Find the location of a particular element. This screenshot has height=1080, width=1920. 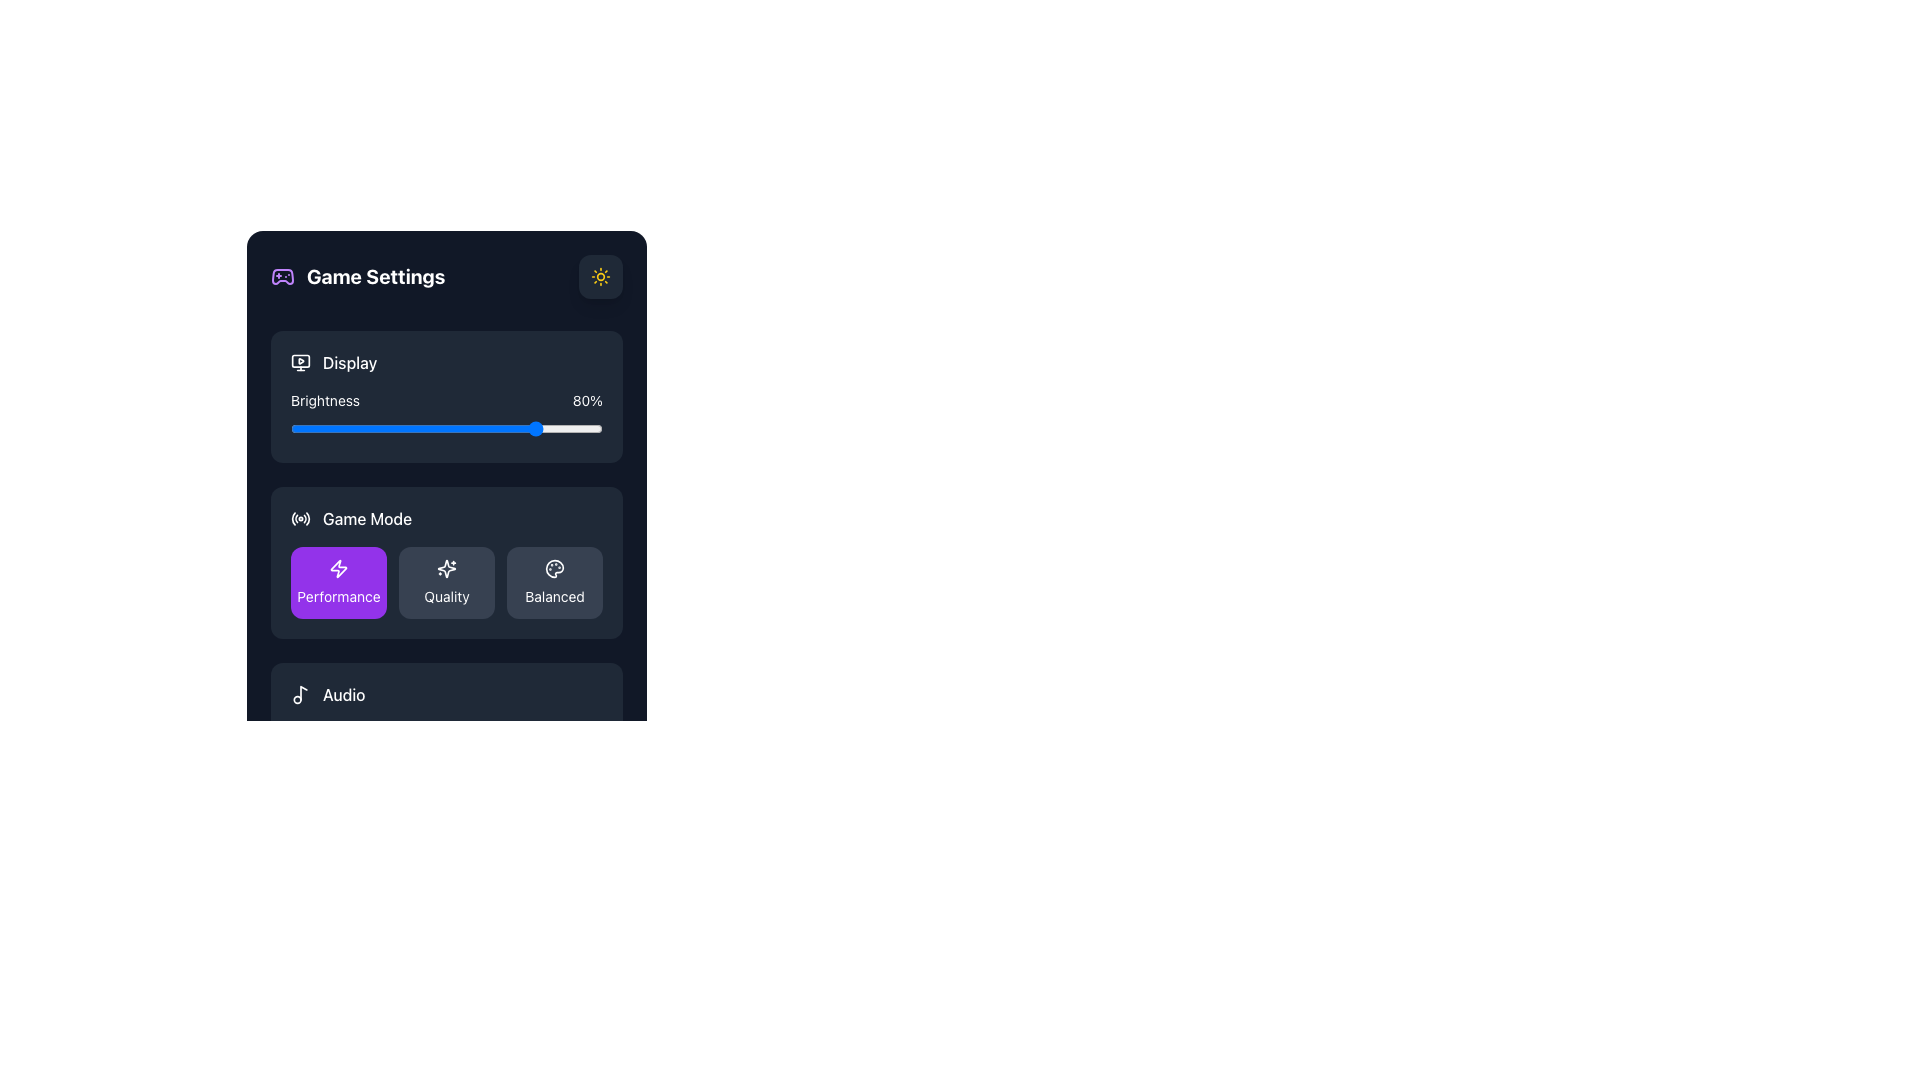

the selector buttons in the 'Game Mode' settings, allowing the user to choose between 'Performance,' 'Quality,' and 'Balanced' modes is located at coordinates (445, 582).